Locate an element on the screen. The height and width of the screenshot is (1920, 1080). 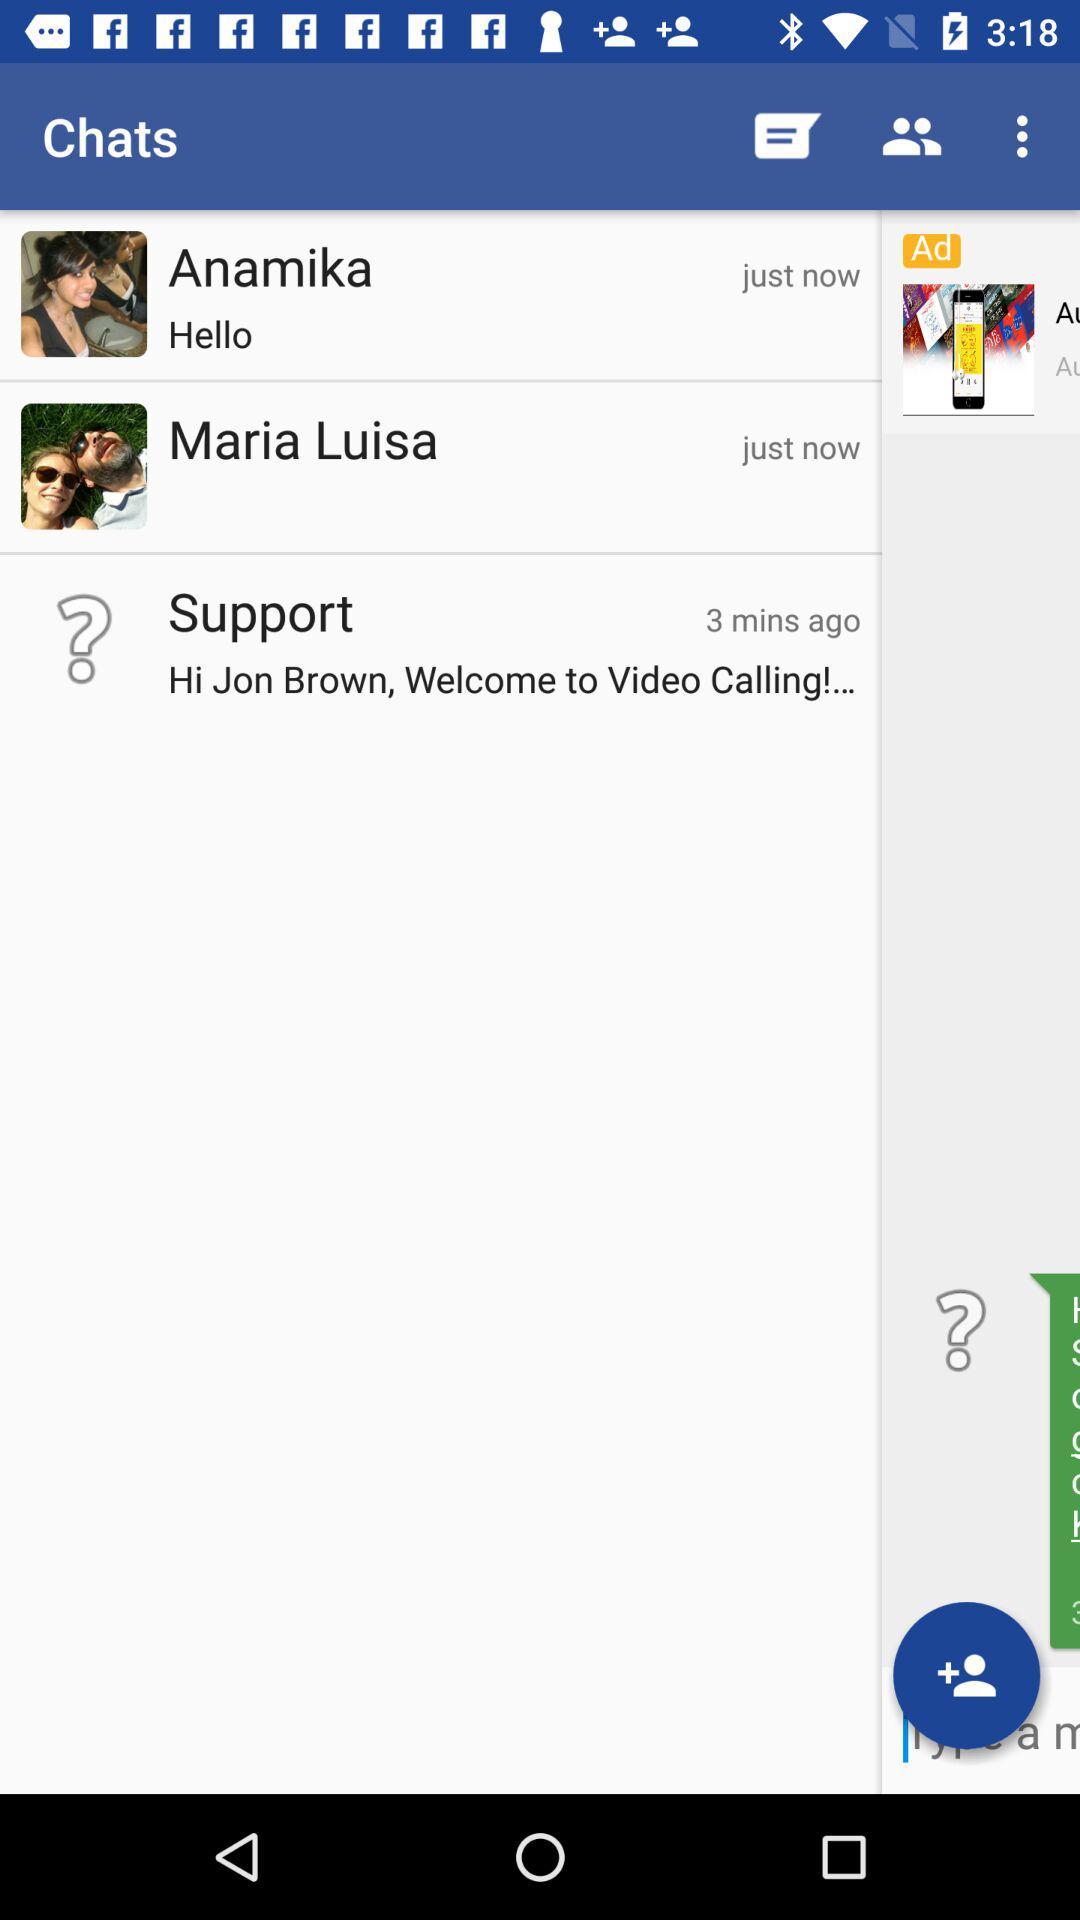
the follow icon is located at coordinates (965, 1675).